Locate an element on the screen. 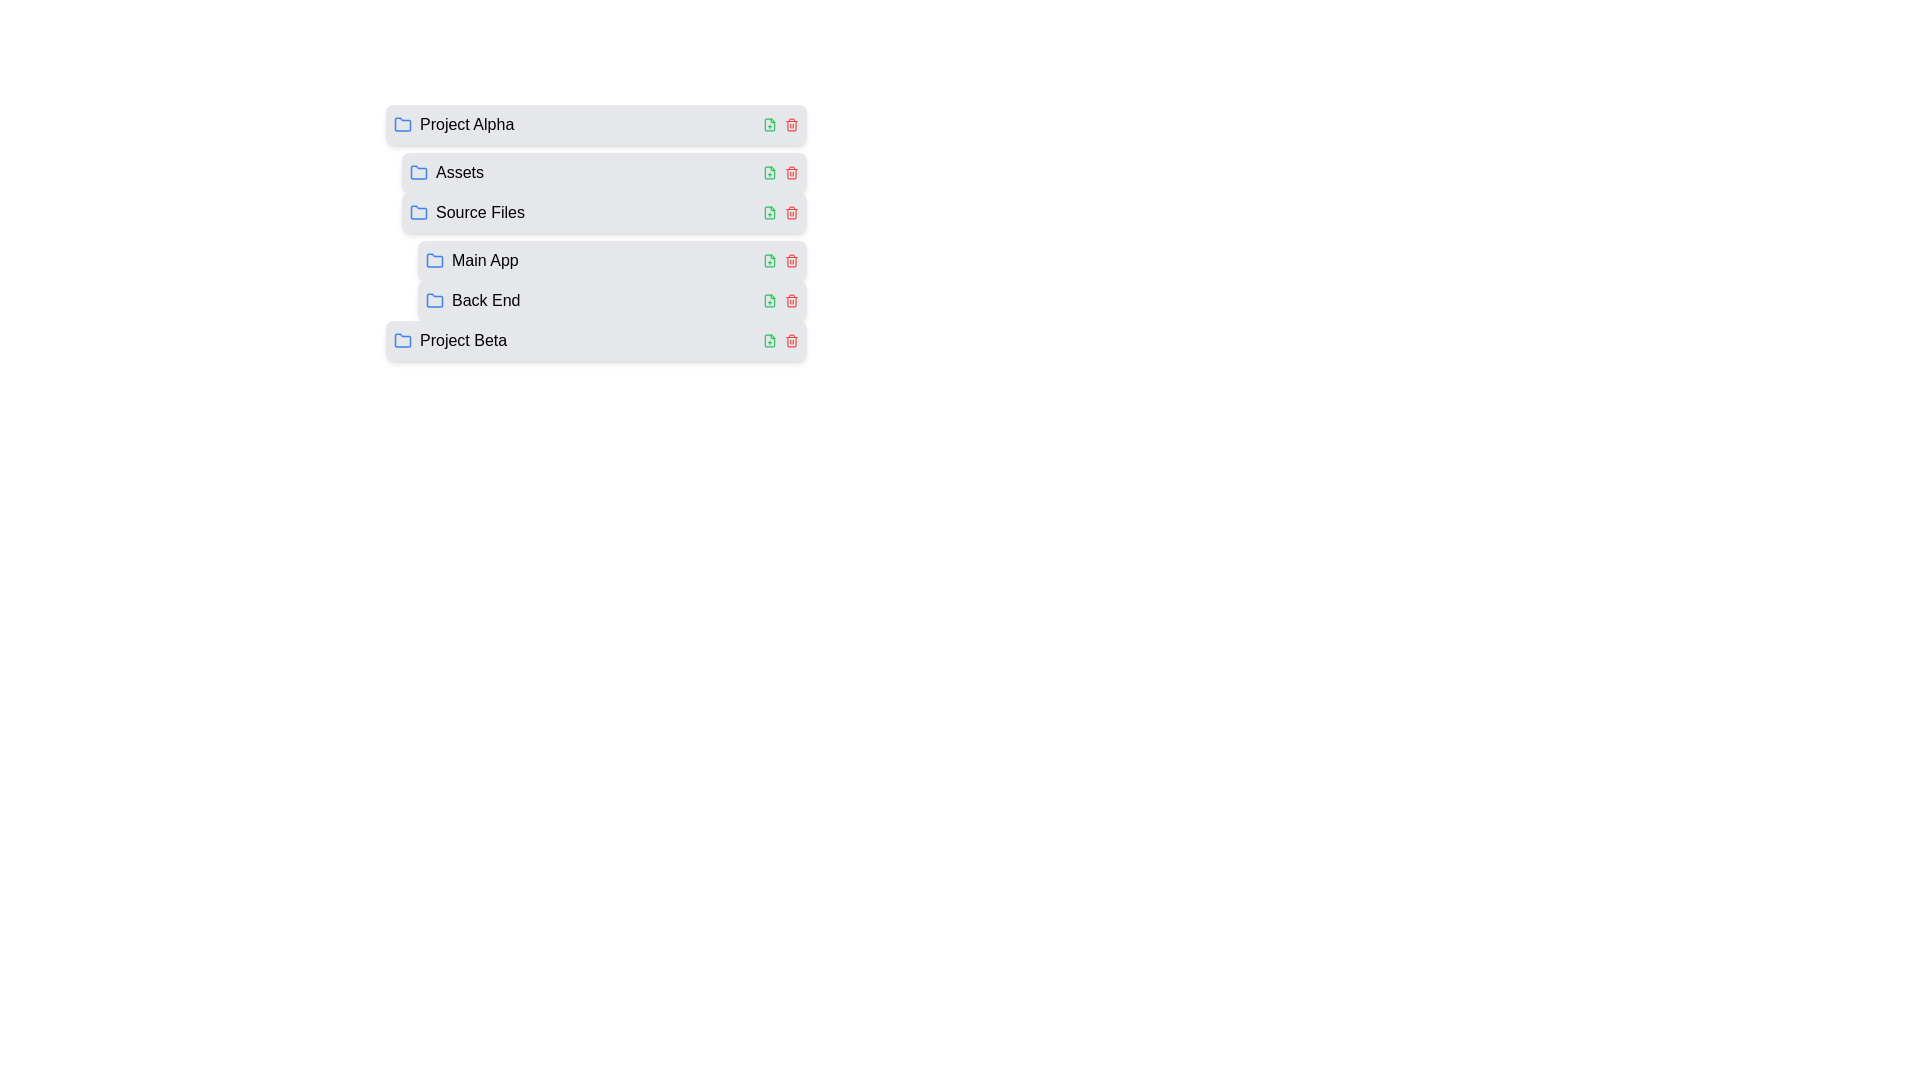  the folder icon located to the left of the 'Source Files' label, which serves as a visual indicator of a directory is located at coordinates (417, 212).